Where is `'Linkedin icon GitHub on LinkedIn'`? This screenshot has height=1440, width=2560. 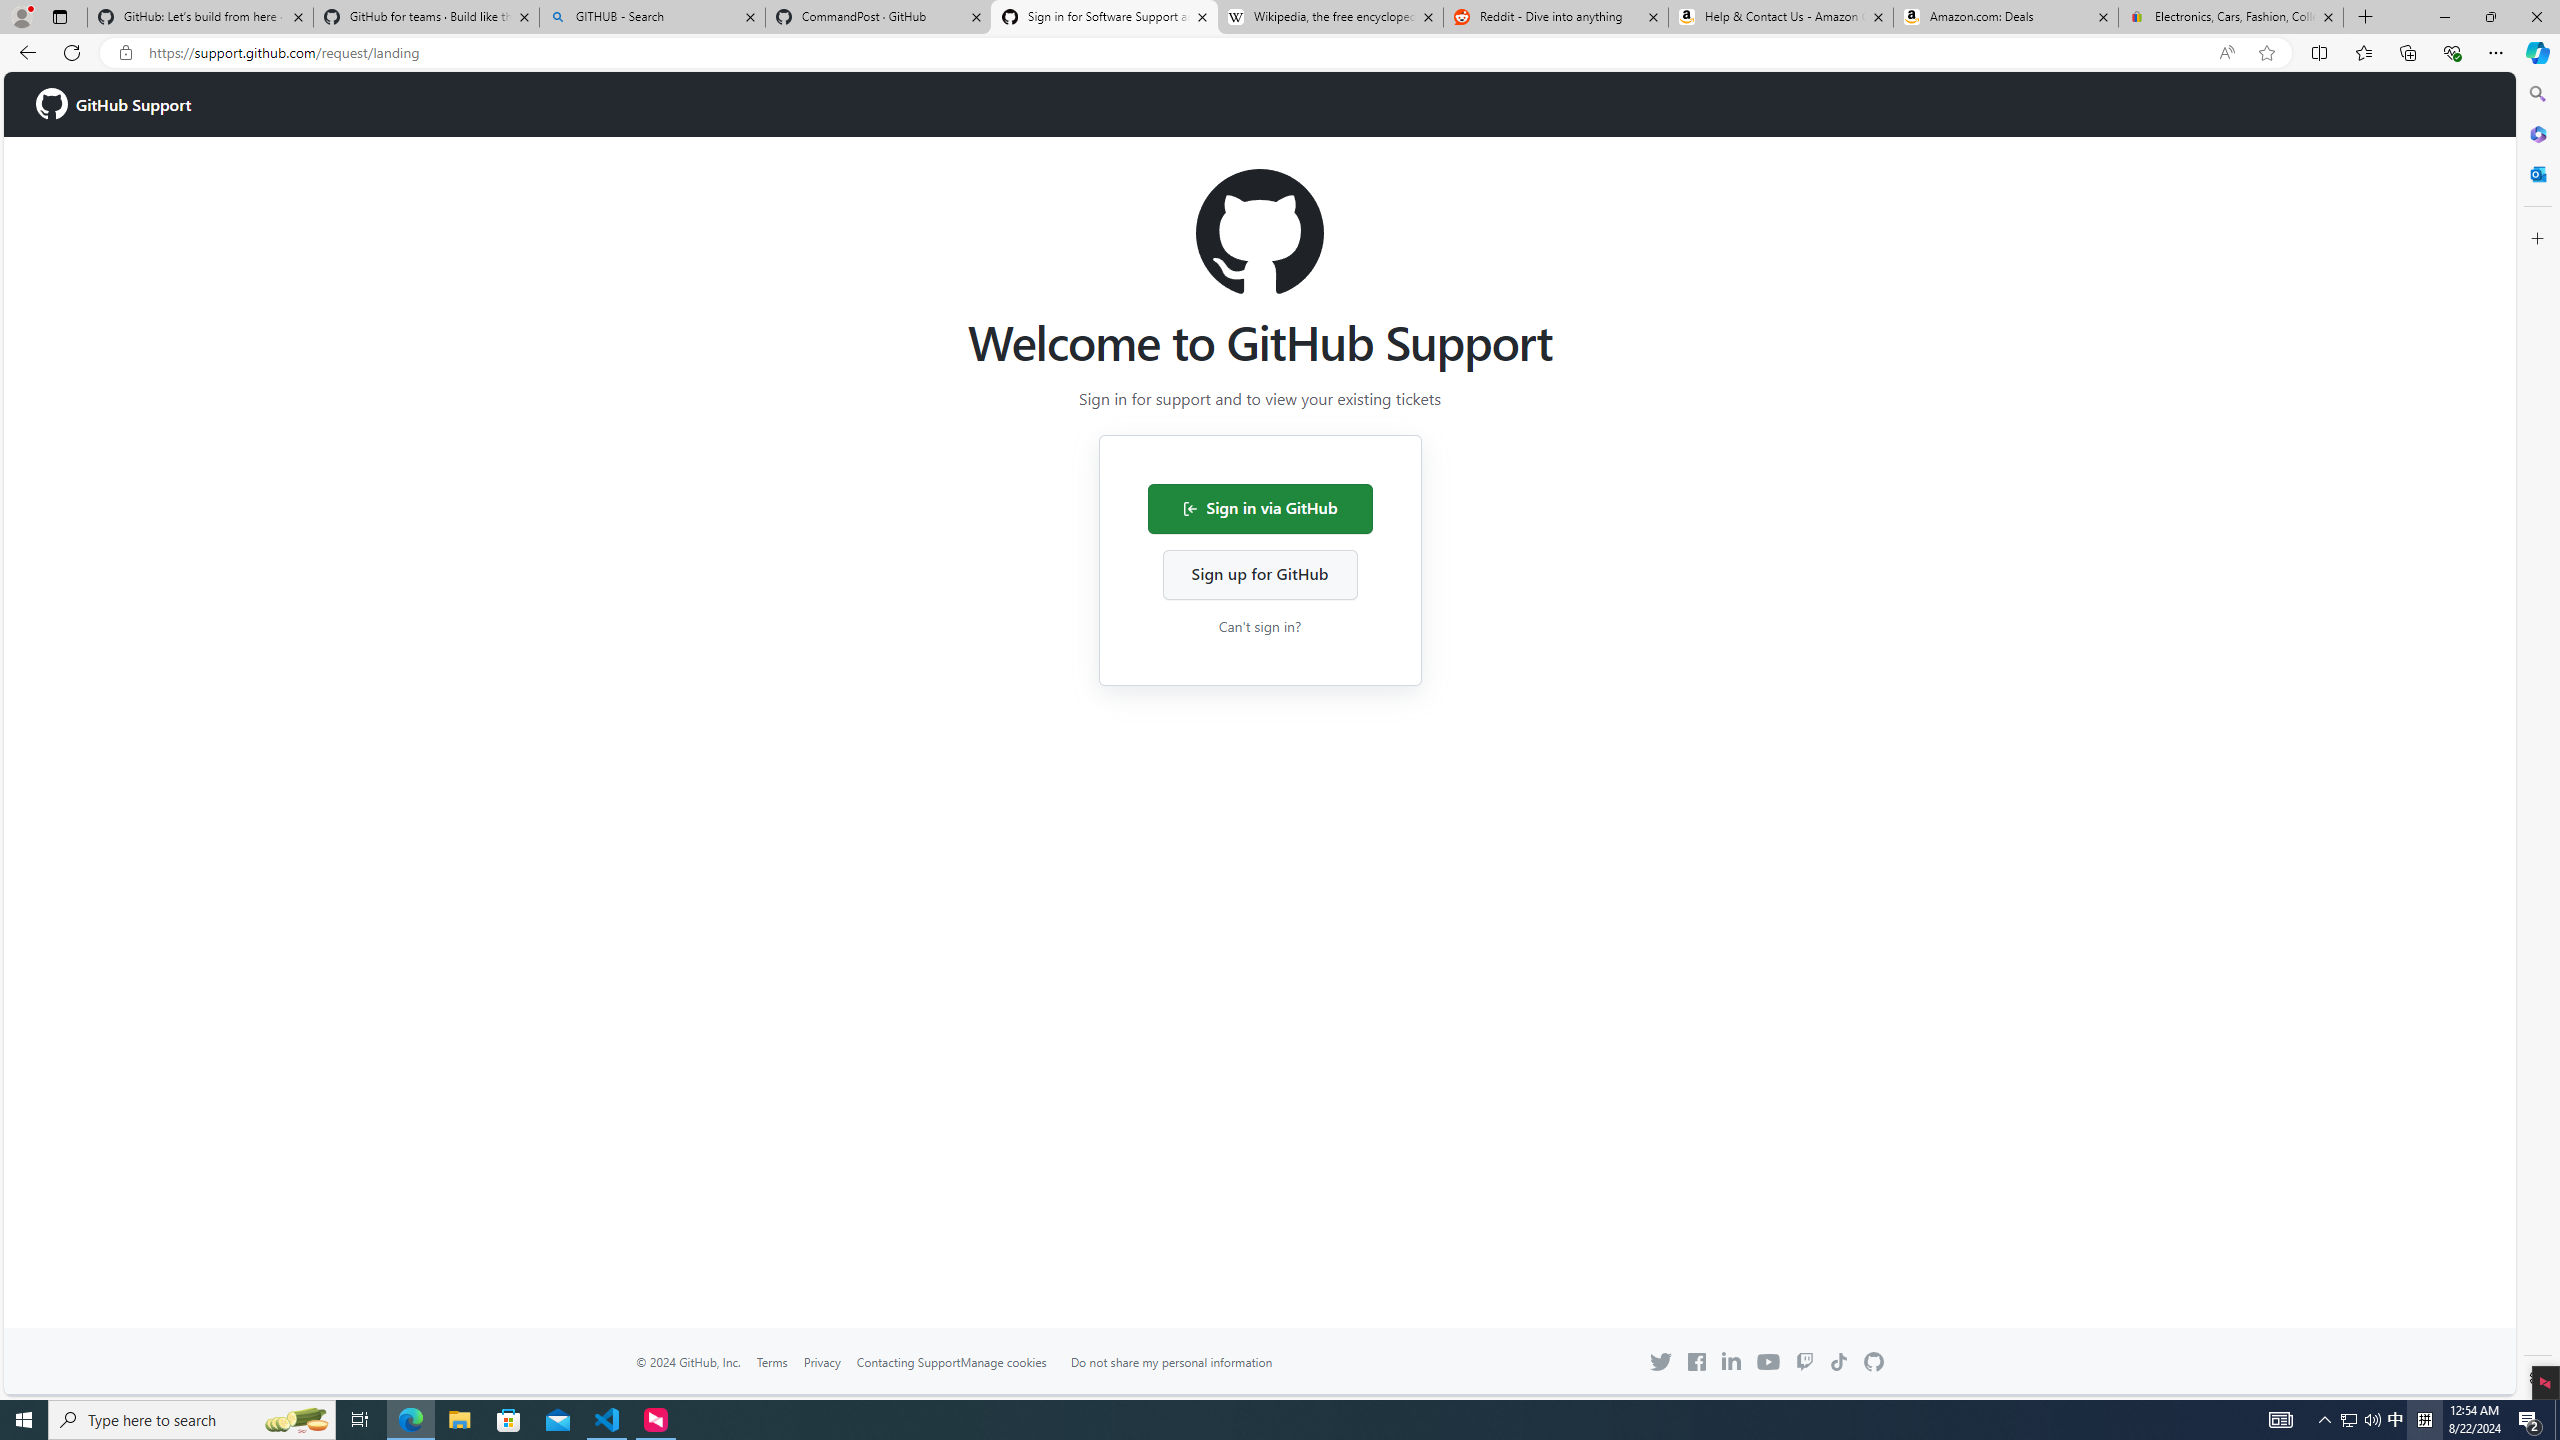 'Linkedin icon GitHub on LinkedIn' is located at coordinates (1731, 1359).